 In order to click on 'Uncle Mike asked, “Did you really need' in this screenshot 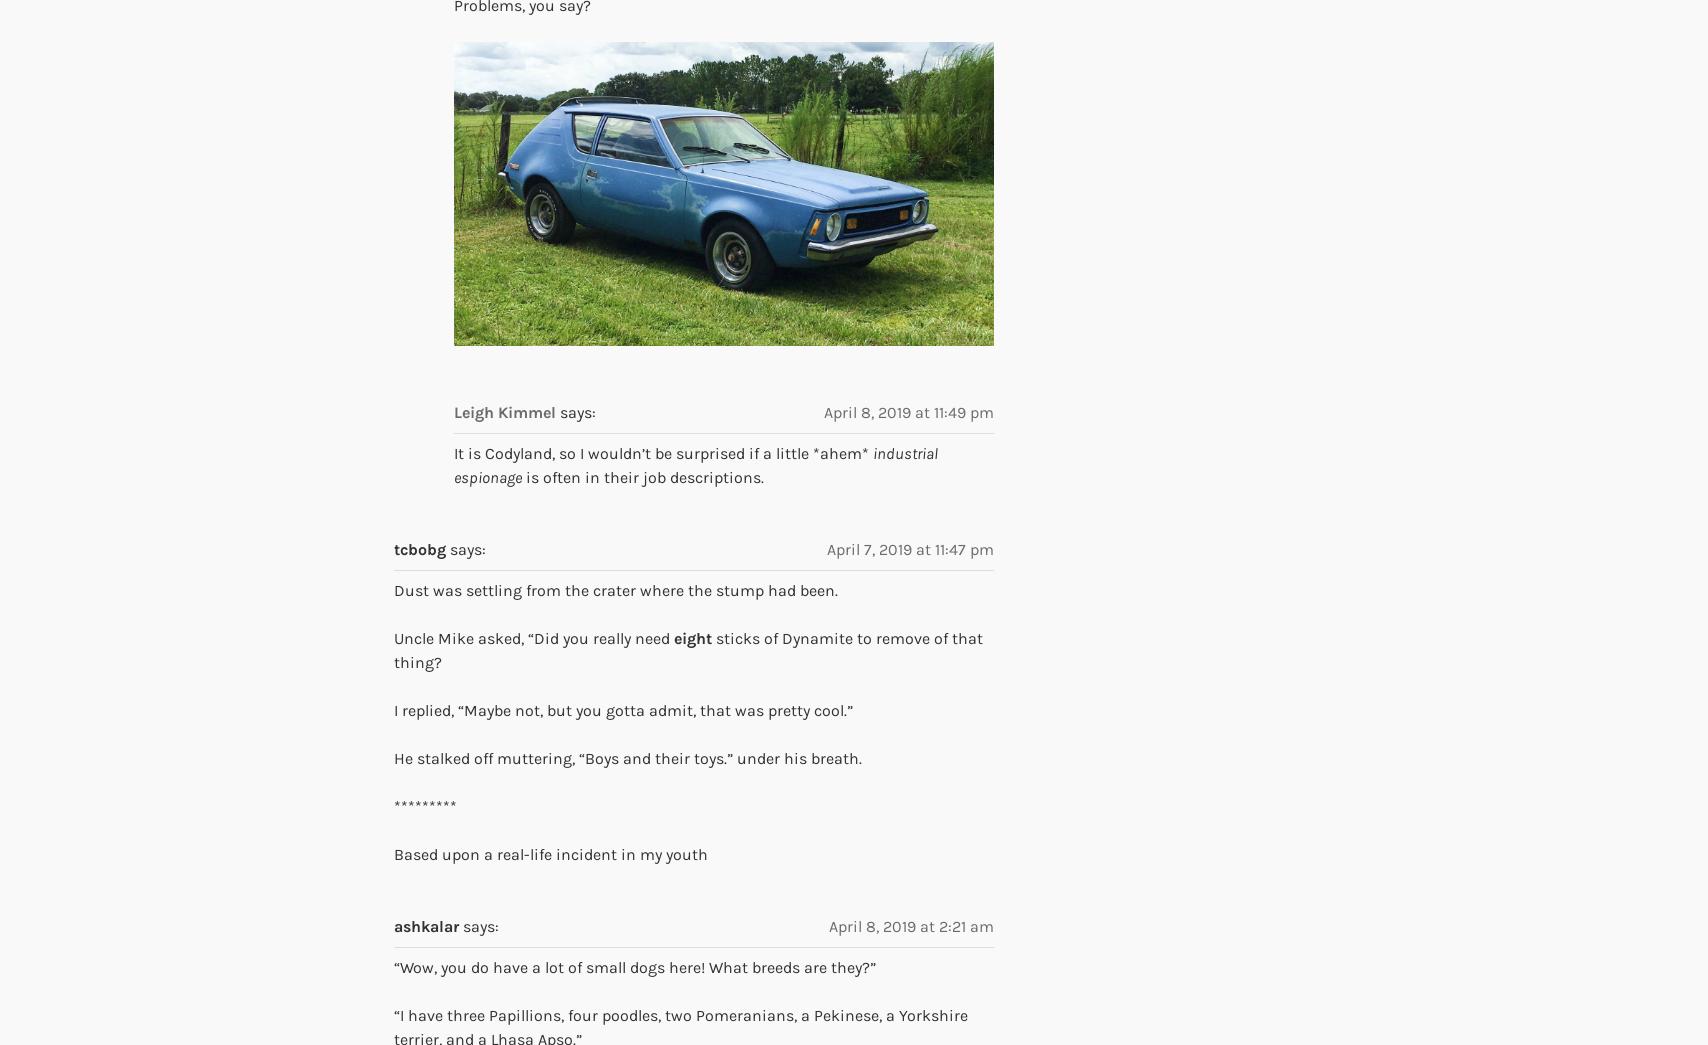, I will do `click(533, 636)`.